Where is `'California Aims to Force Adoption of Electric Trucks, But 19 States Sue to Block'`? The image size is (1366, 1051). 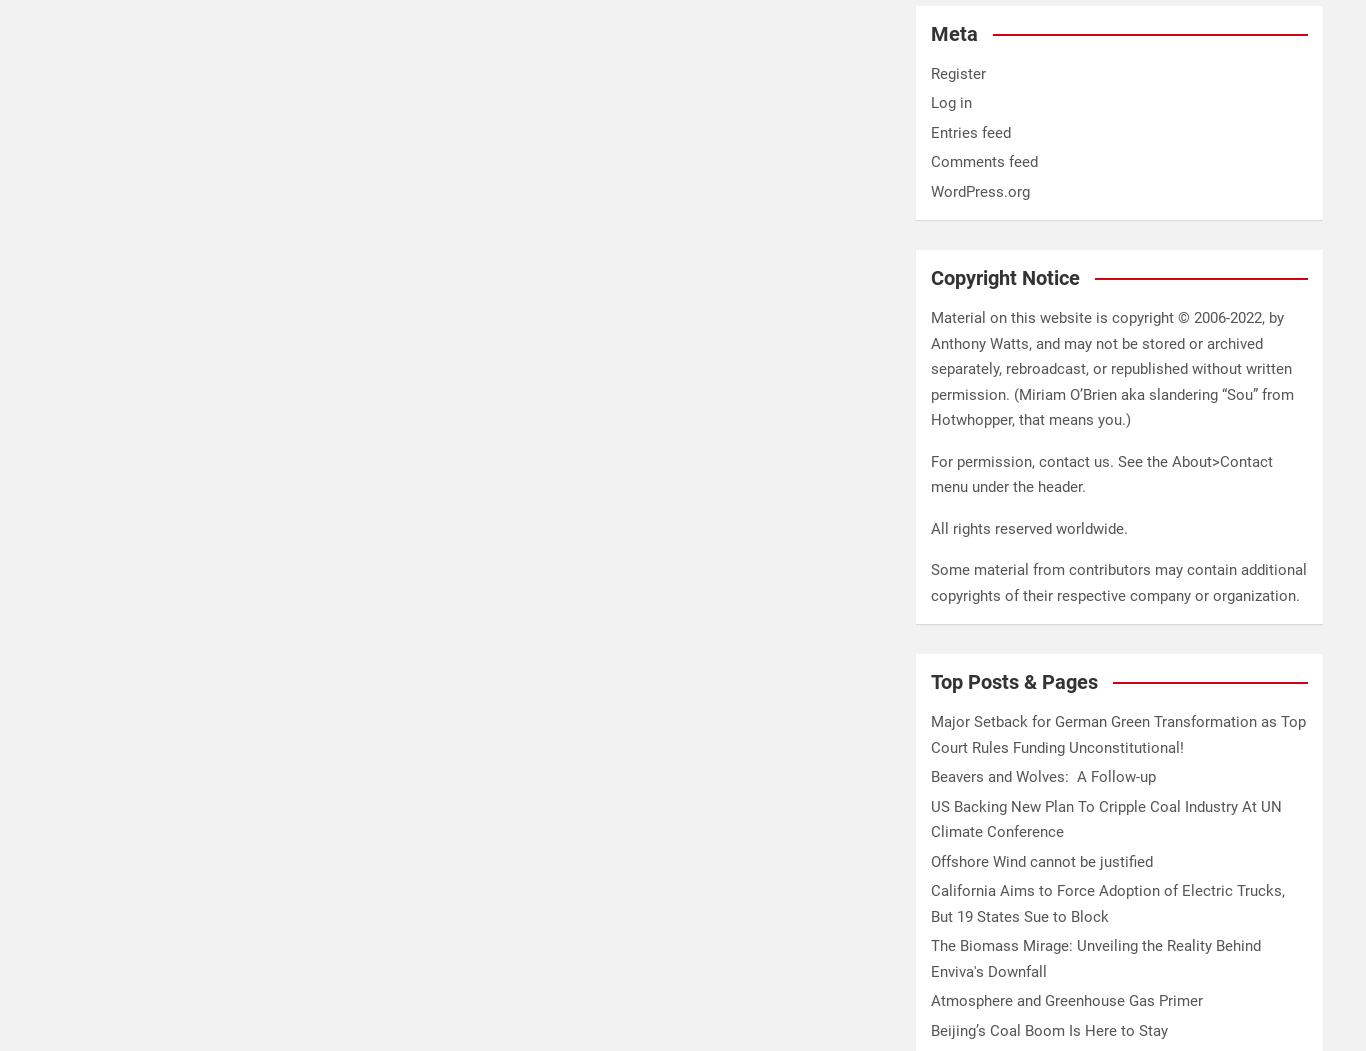 'California Aims to Force Adoption of Electric Trucks, But 19 States Sue to Block' is located at coordinates (1106, 903).